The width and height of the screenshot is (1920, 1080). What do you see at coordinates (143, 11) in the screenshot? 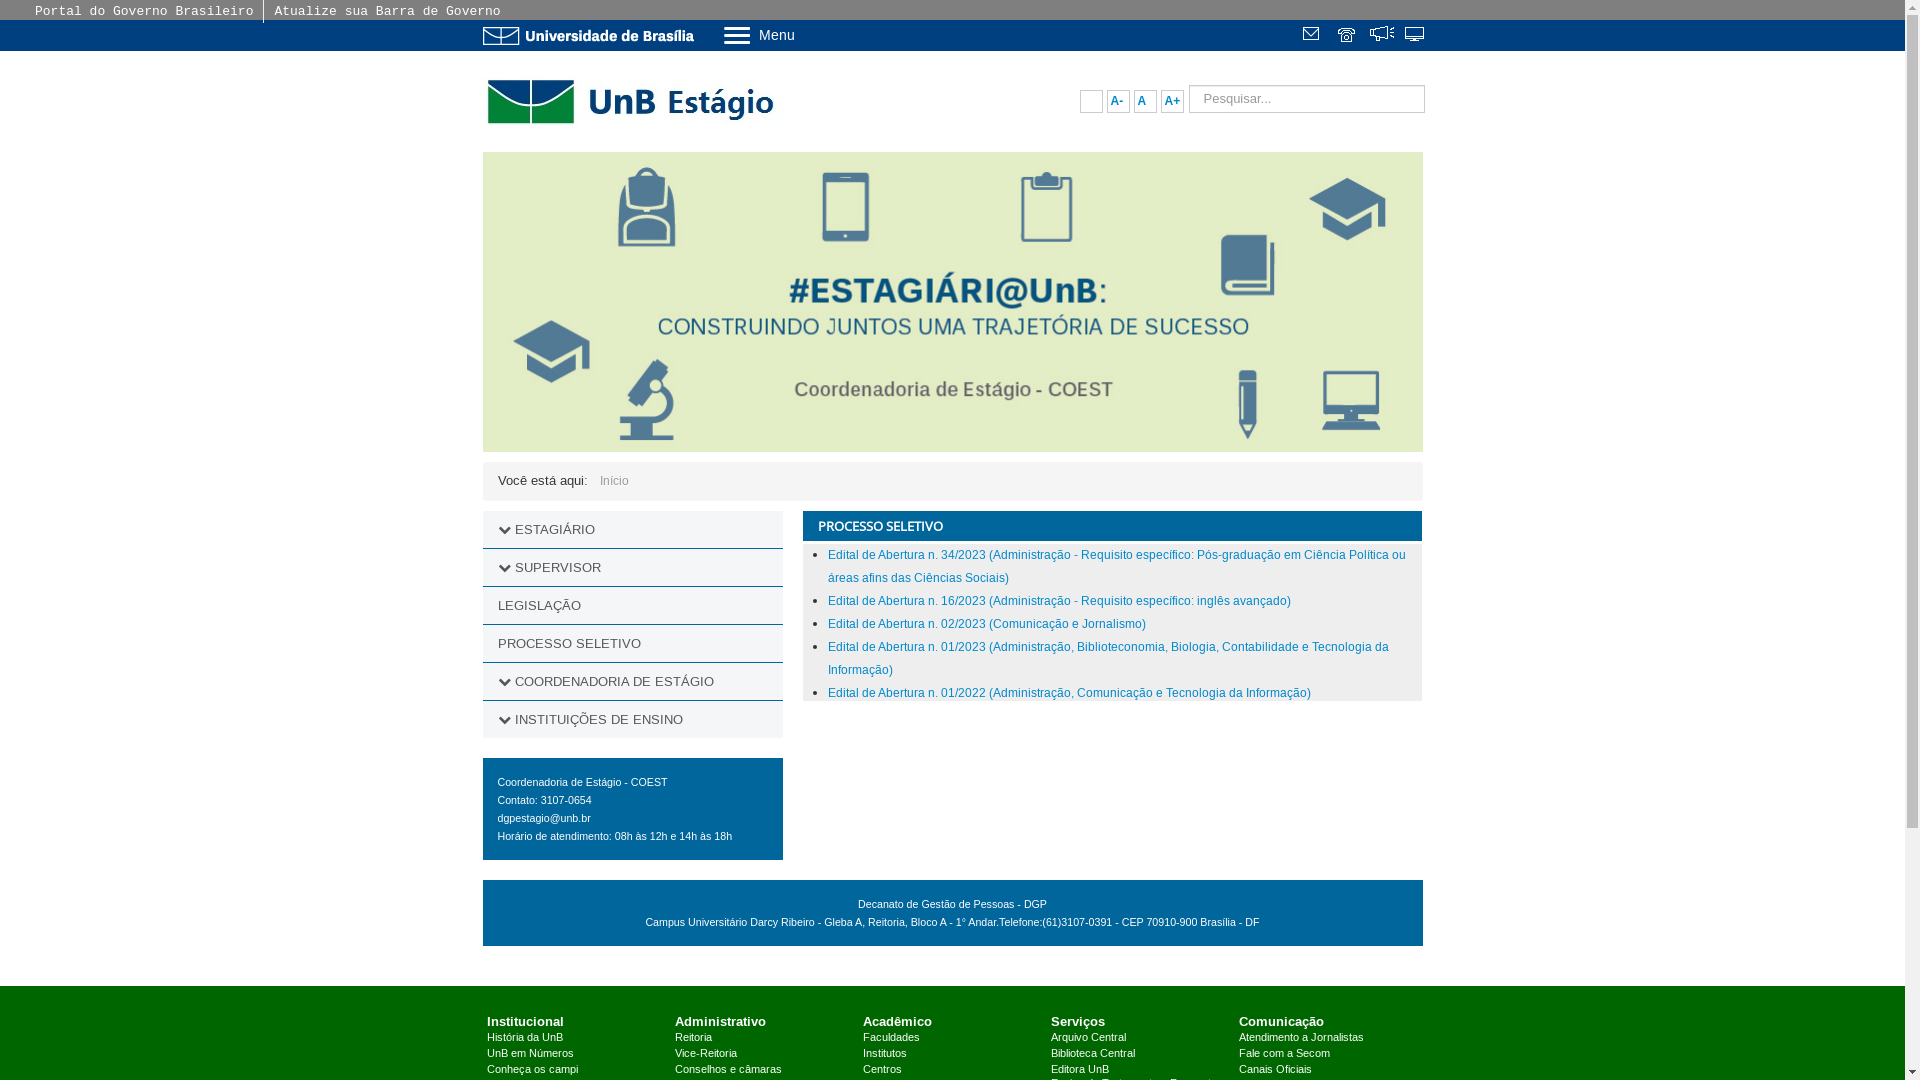
I see `'Portal do Governo Brasileiro'` at bounding box center [143, 11].